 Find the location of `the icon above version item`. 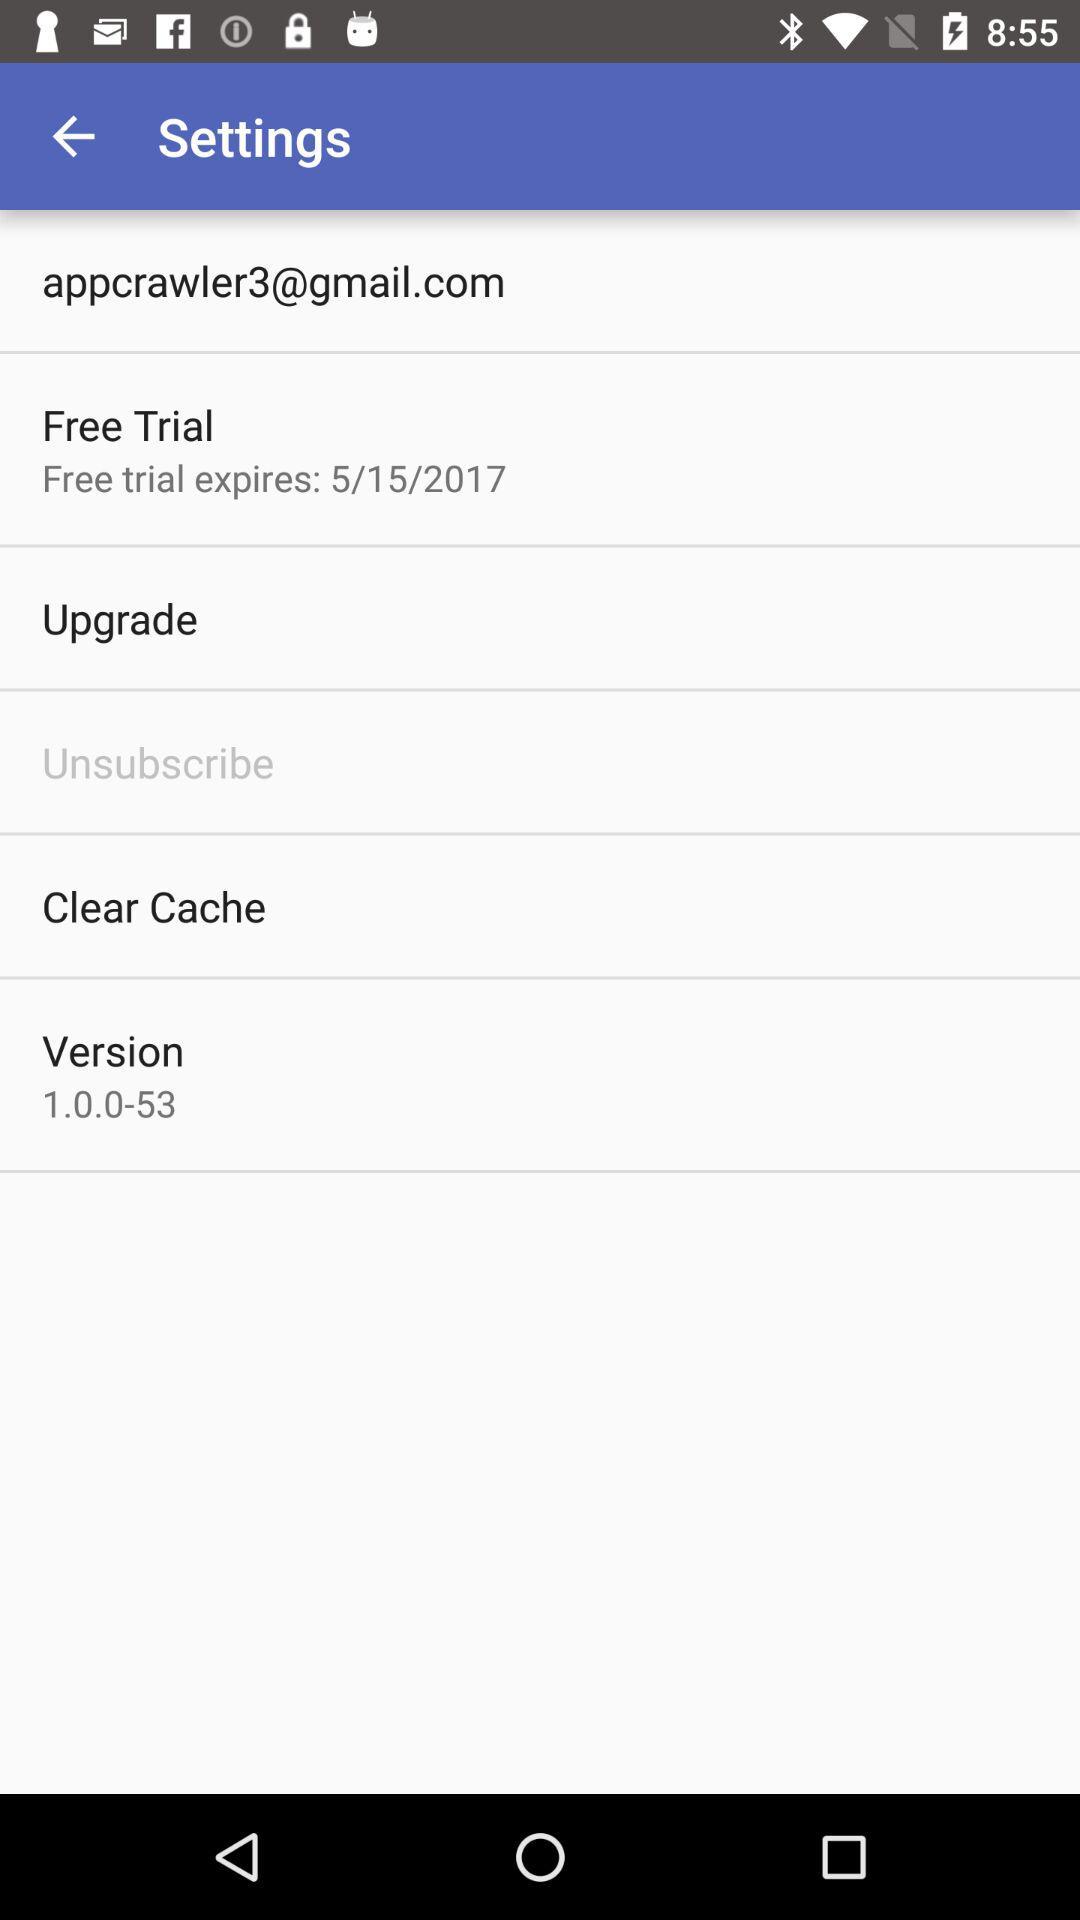

the icon above version item is located at coordinates (153, 905).